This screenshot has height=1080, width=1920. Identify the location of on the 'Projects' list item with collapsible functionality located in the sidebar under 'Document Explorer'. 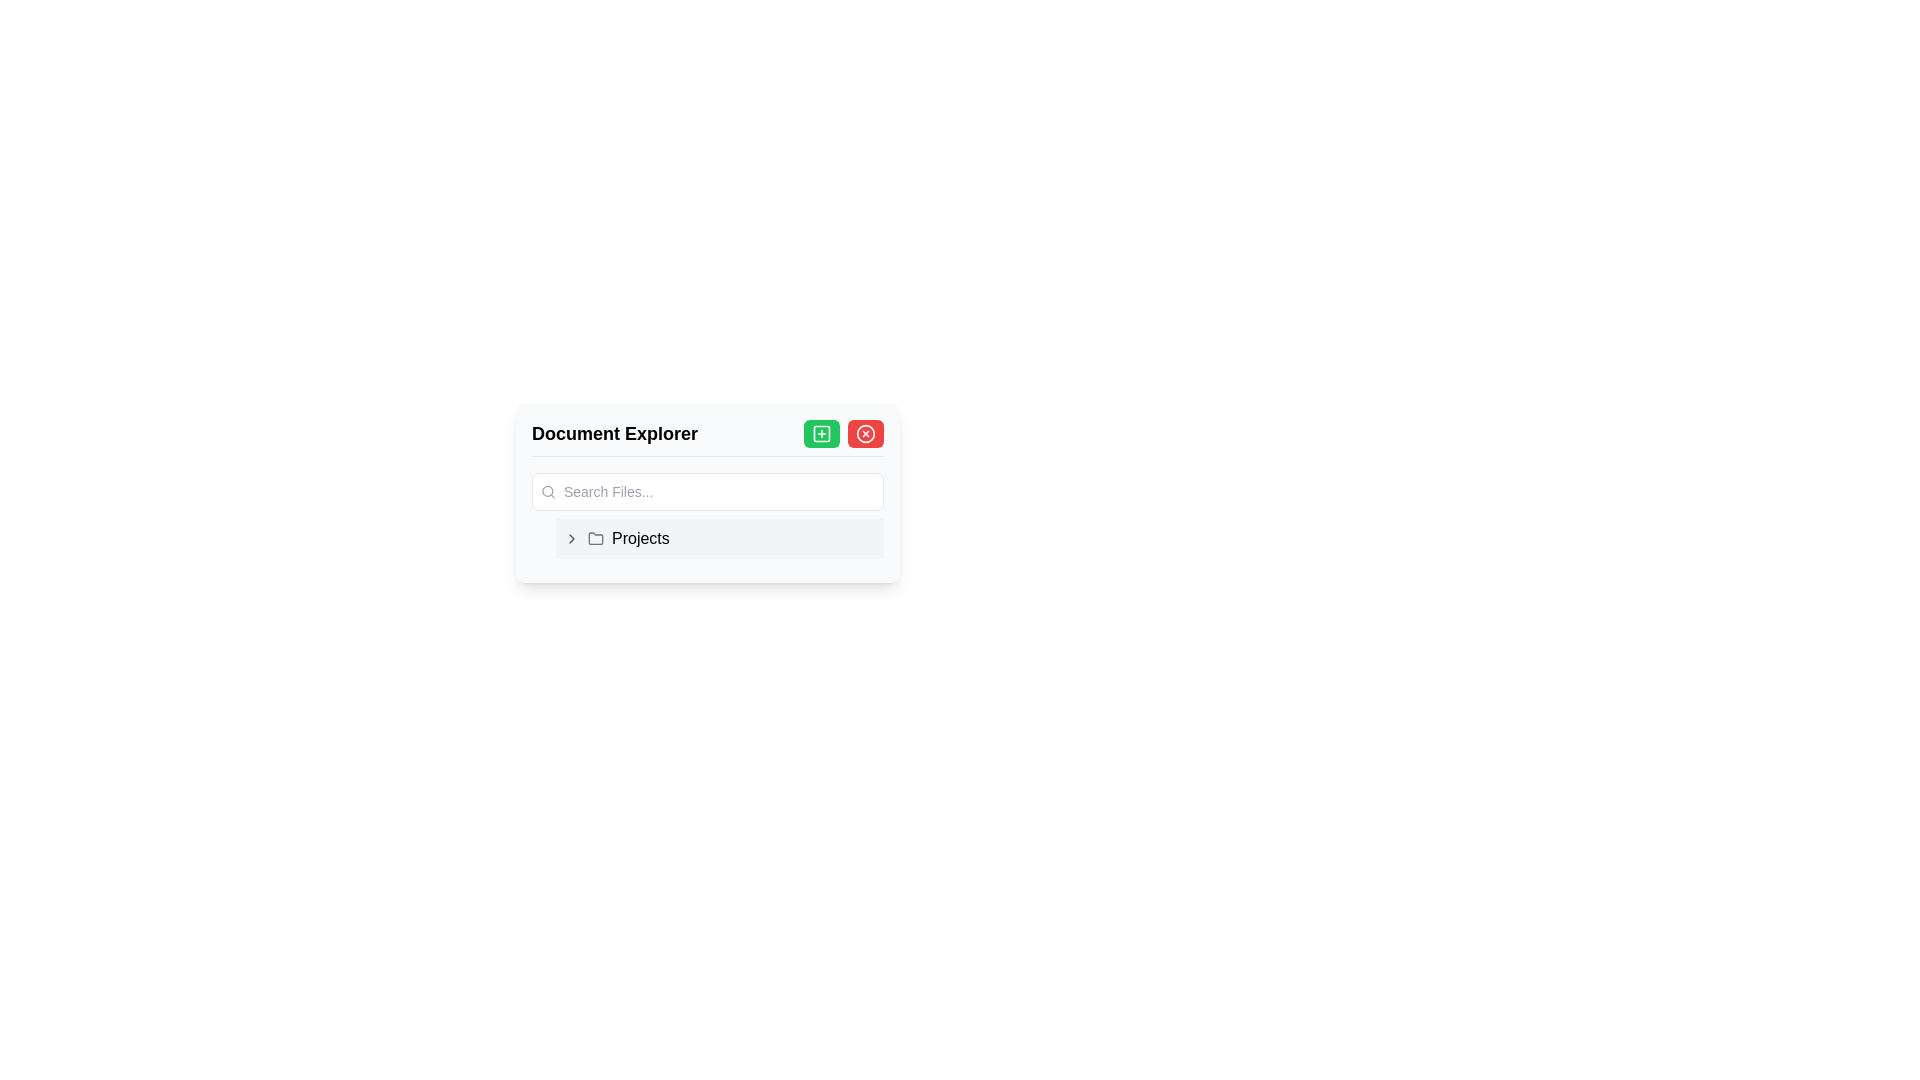
(720, 538).